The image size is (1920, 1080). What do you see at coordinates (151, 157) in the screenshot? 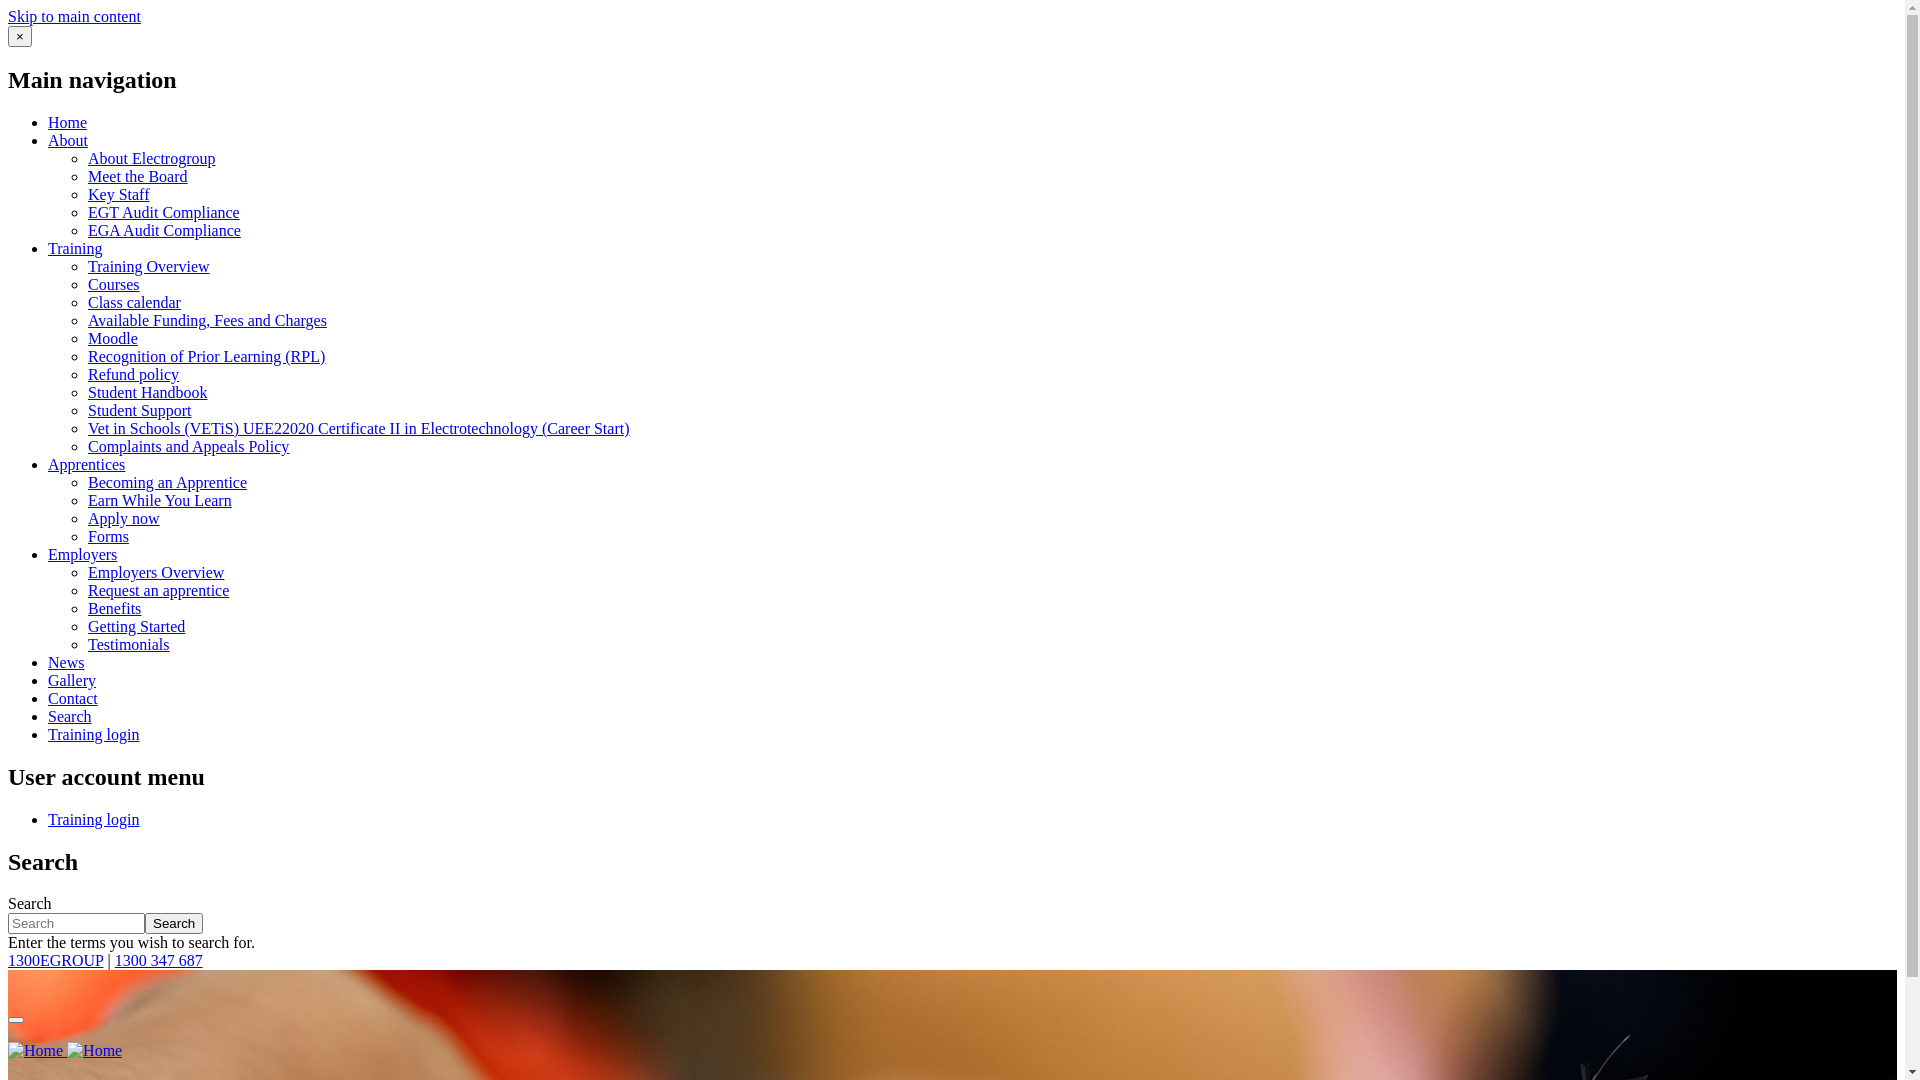
I see `'About Electrogroup'` at bounding box center [151, 157].